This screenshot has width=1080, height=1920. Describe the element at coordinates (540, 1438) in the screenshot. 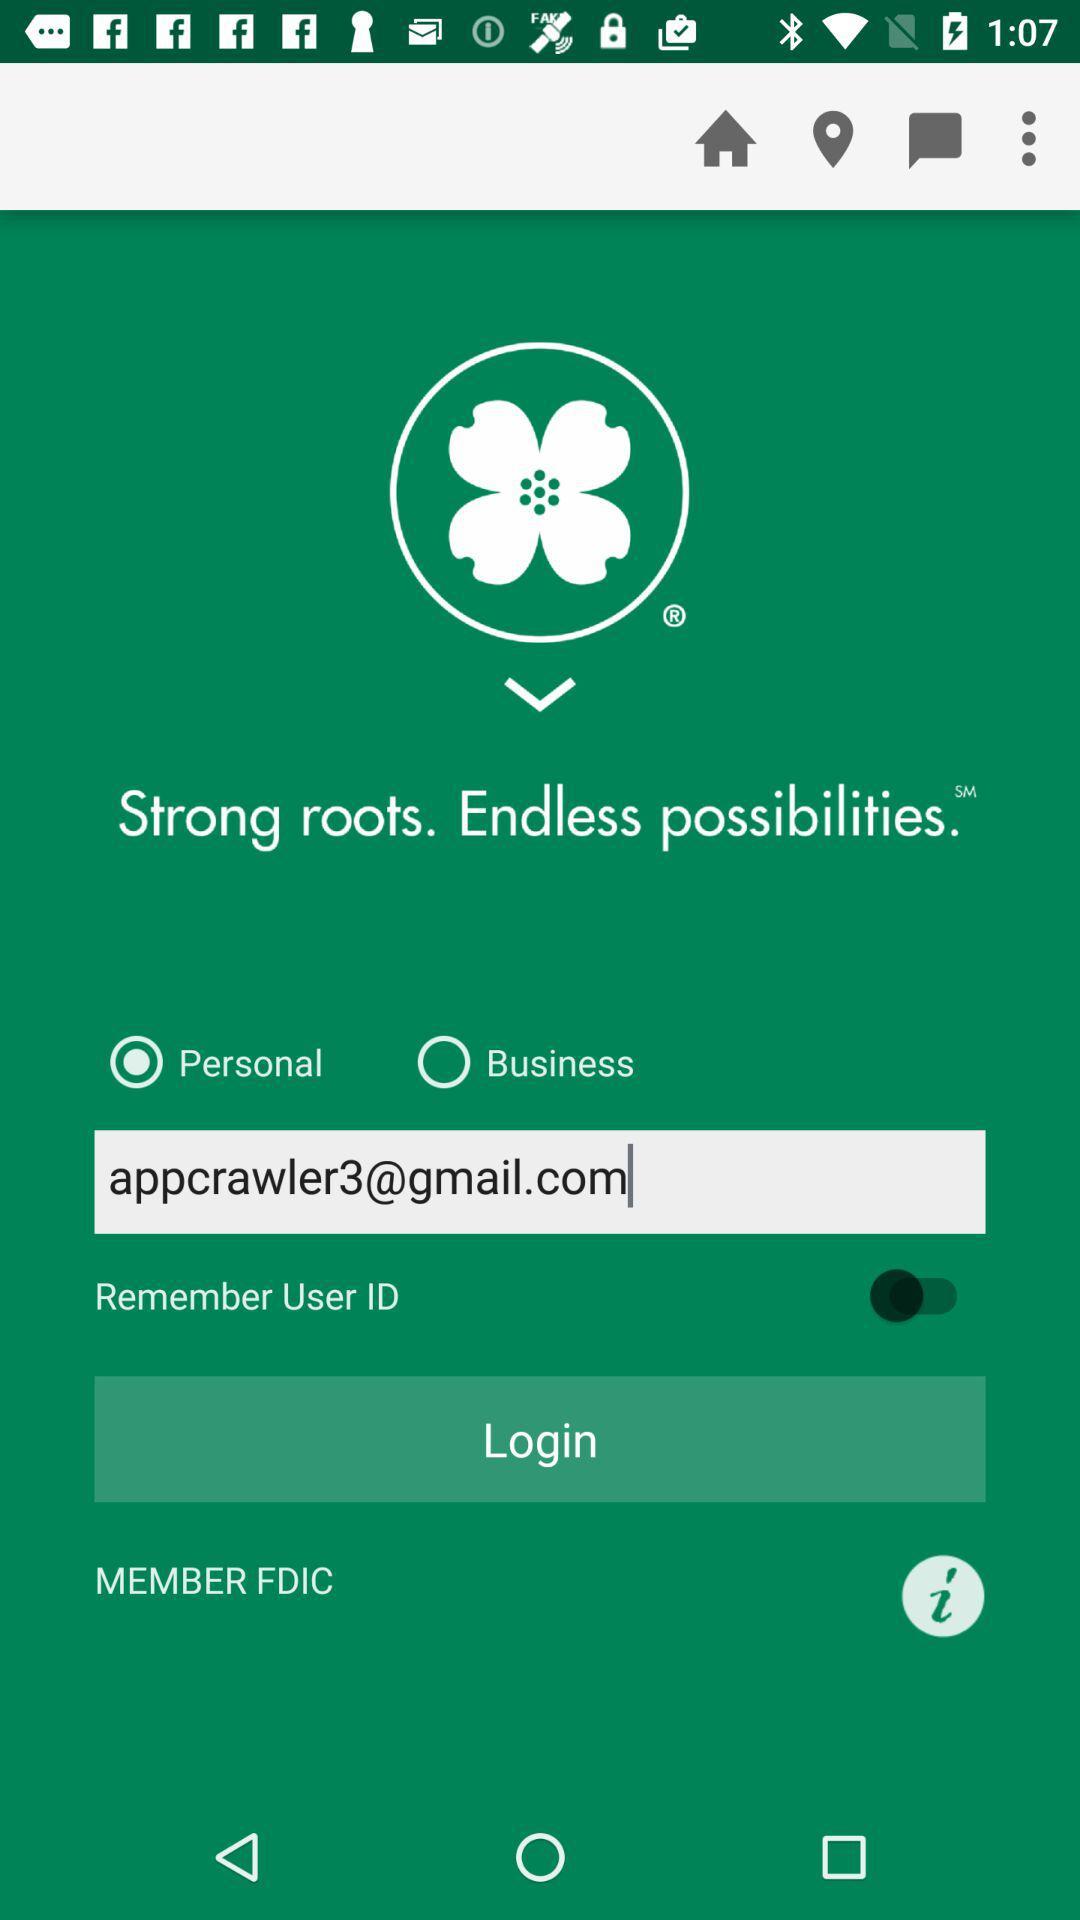

I see `the login item` at that location.